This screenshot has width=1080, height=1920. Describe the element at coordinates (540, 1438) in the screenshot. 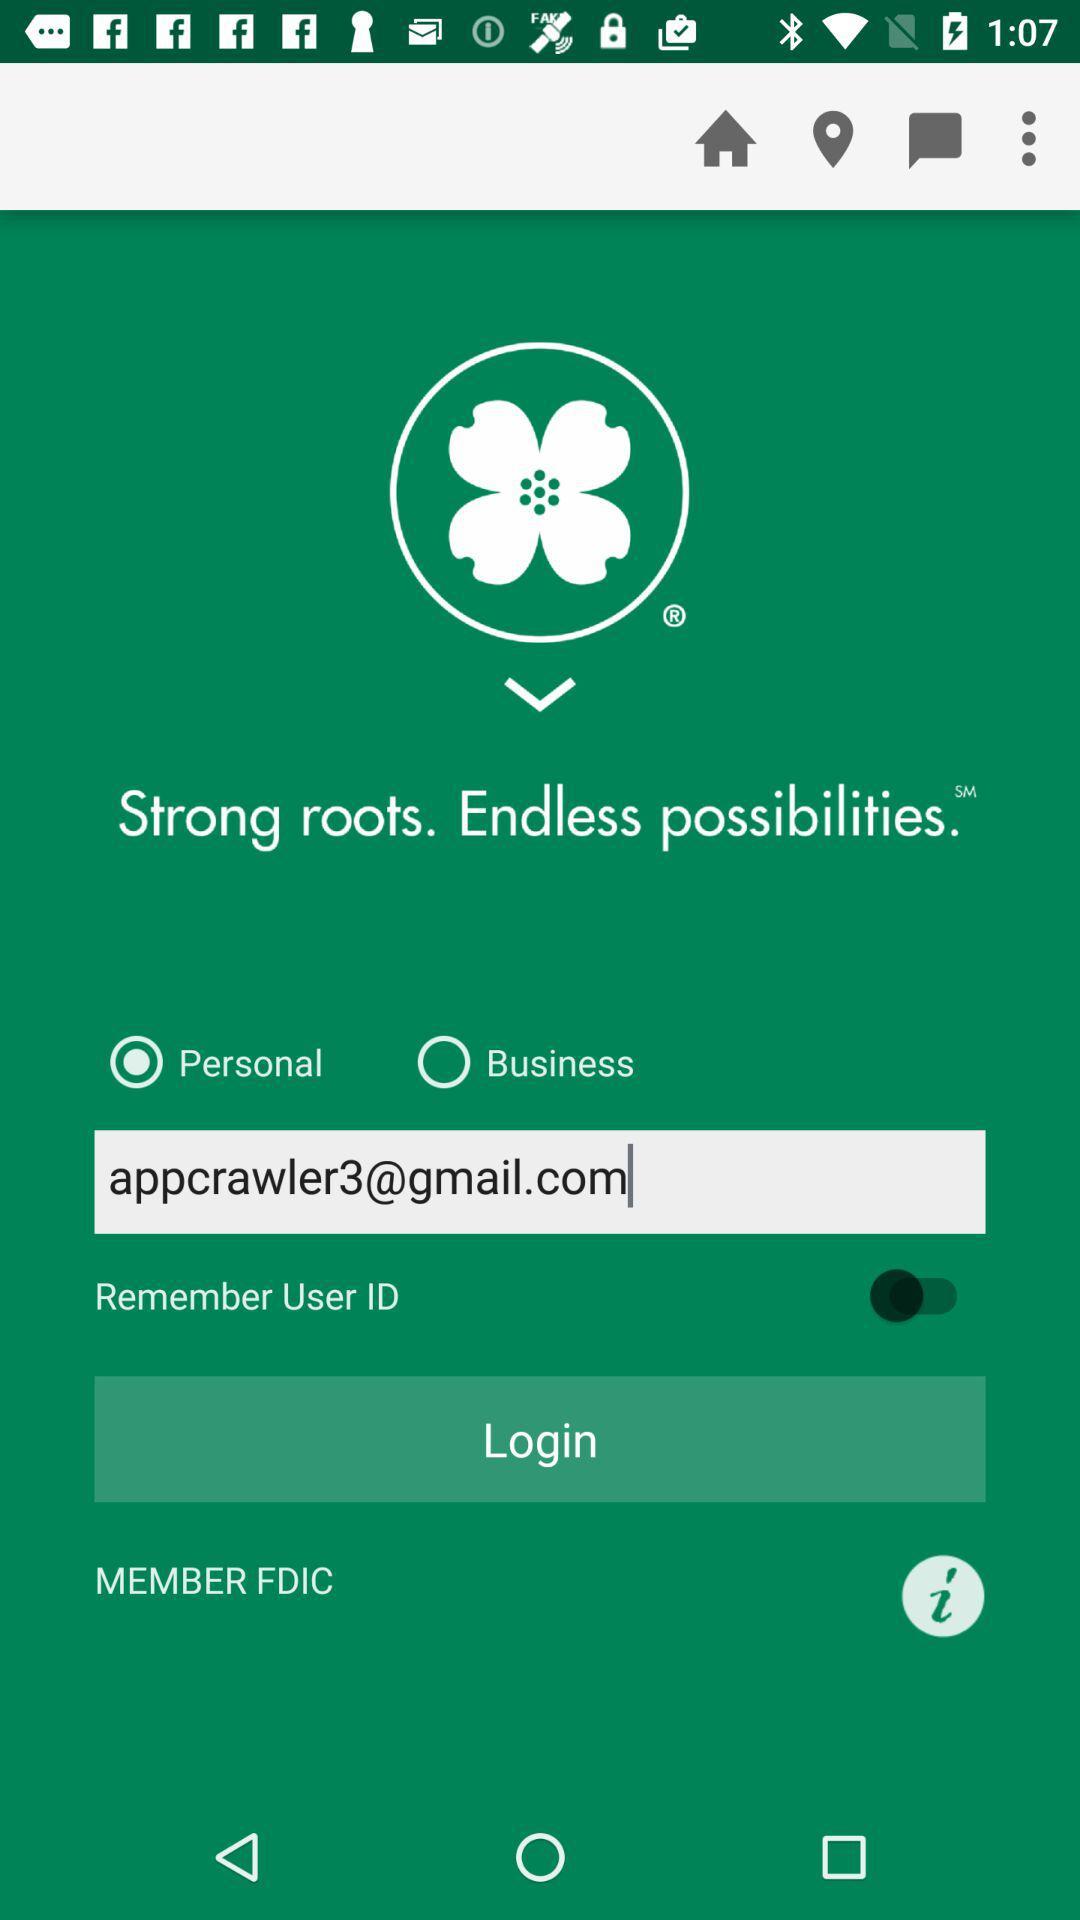

I see `the login item` at that location.